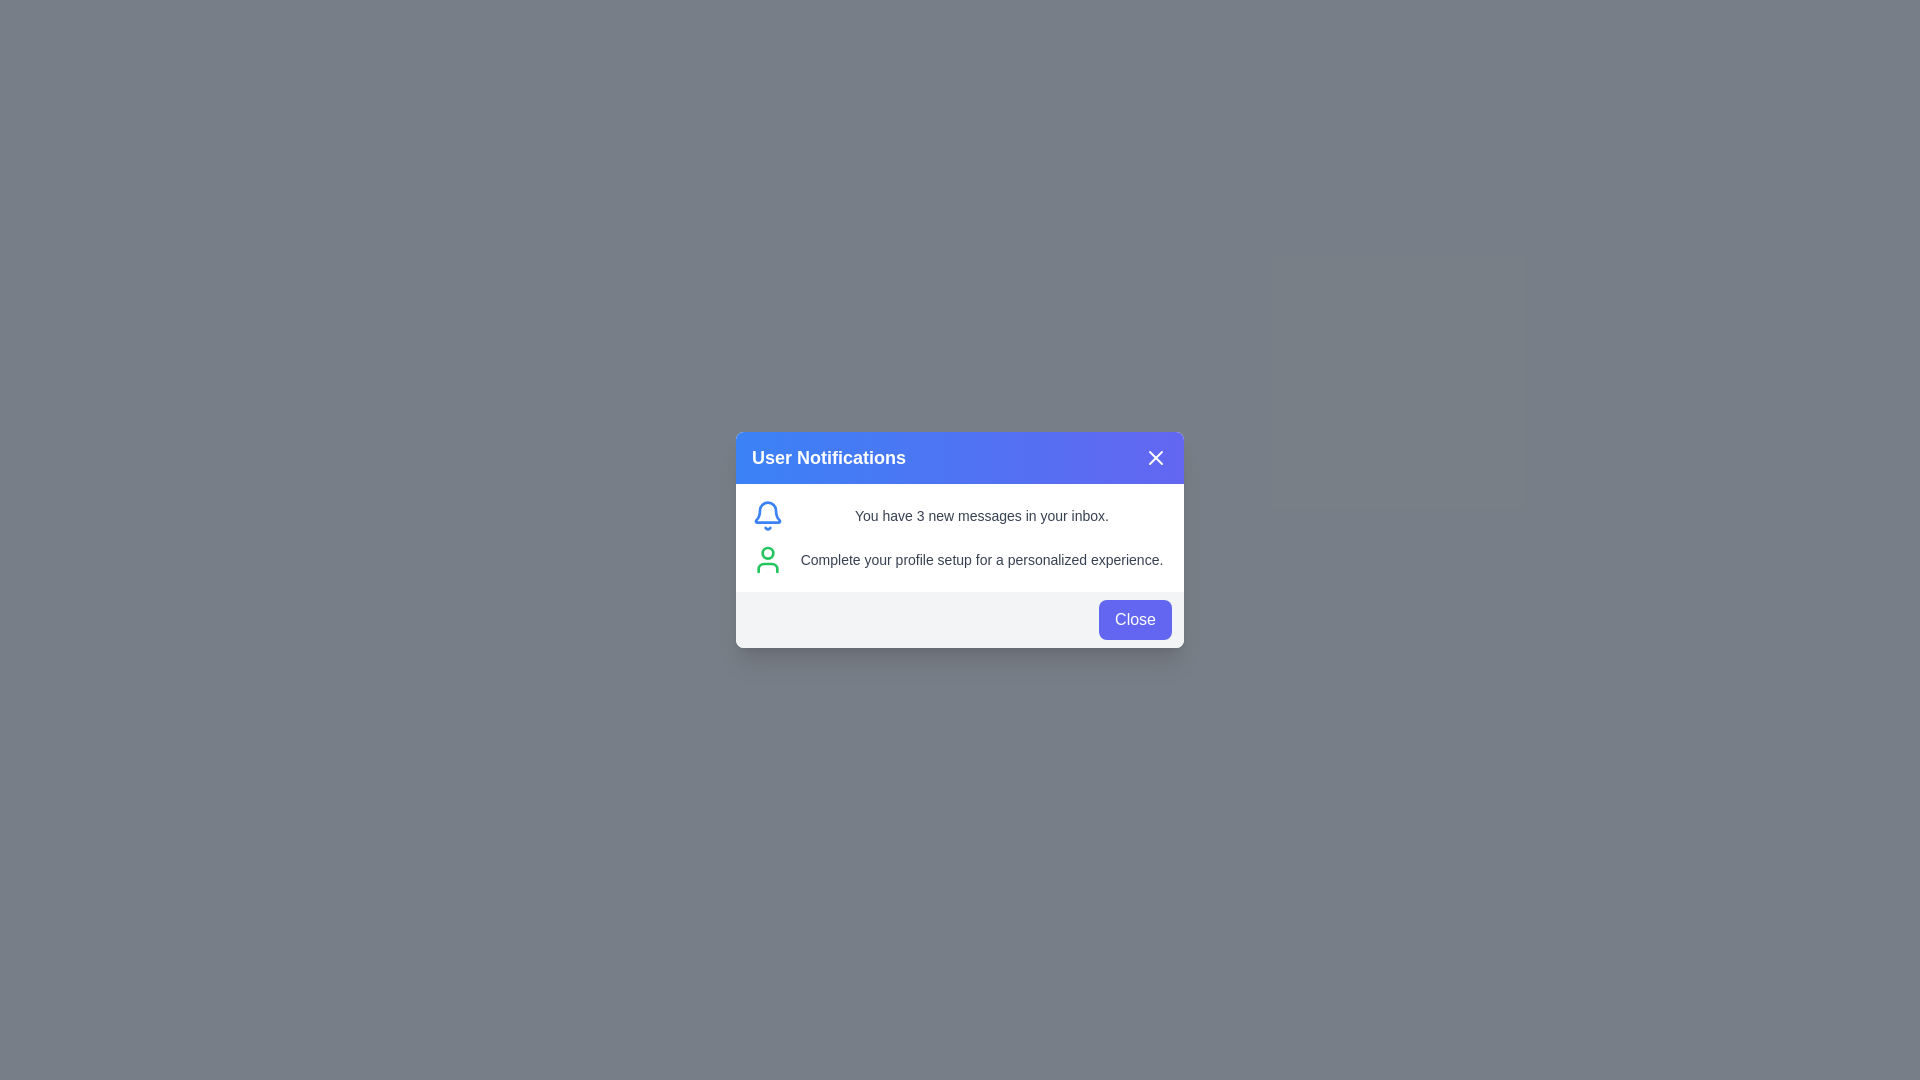  What do you see at coordinates (1156, 458) in the screenshot?
I see `the close button icon, represented by a minimalist 'X', located in the top-right corner of the 'User Notifications' dialog box` at bounding box center [1156, 458].